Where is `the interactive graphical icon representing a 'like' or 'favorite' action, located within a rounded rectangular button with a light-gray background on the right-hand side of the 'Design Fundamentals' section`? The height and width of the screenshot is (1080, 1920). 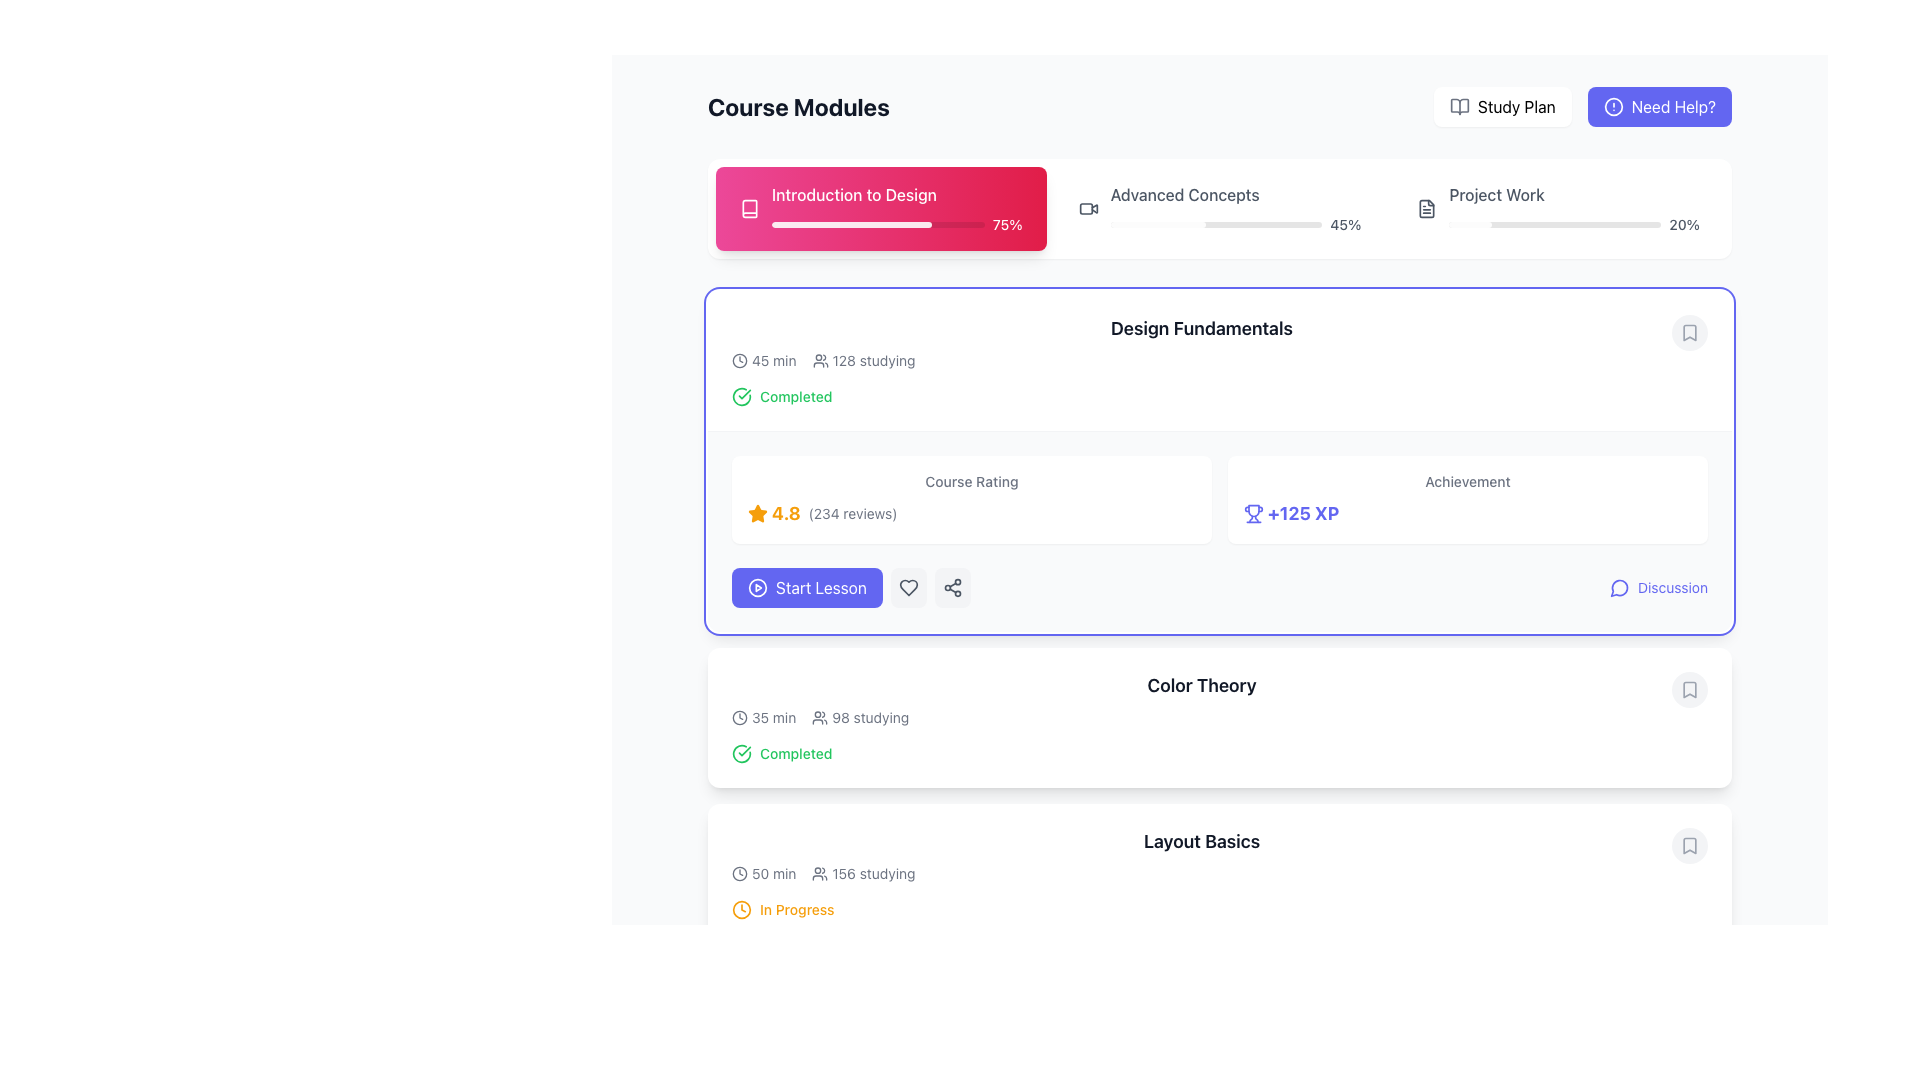
the interactive graphical icon representing a 'like' or 'favorite' action, located within a rounded rectangular button with a light-gray background on the right-hand side of the 'Design Fundamentals' section is located at coordinates (907, 586).